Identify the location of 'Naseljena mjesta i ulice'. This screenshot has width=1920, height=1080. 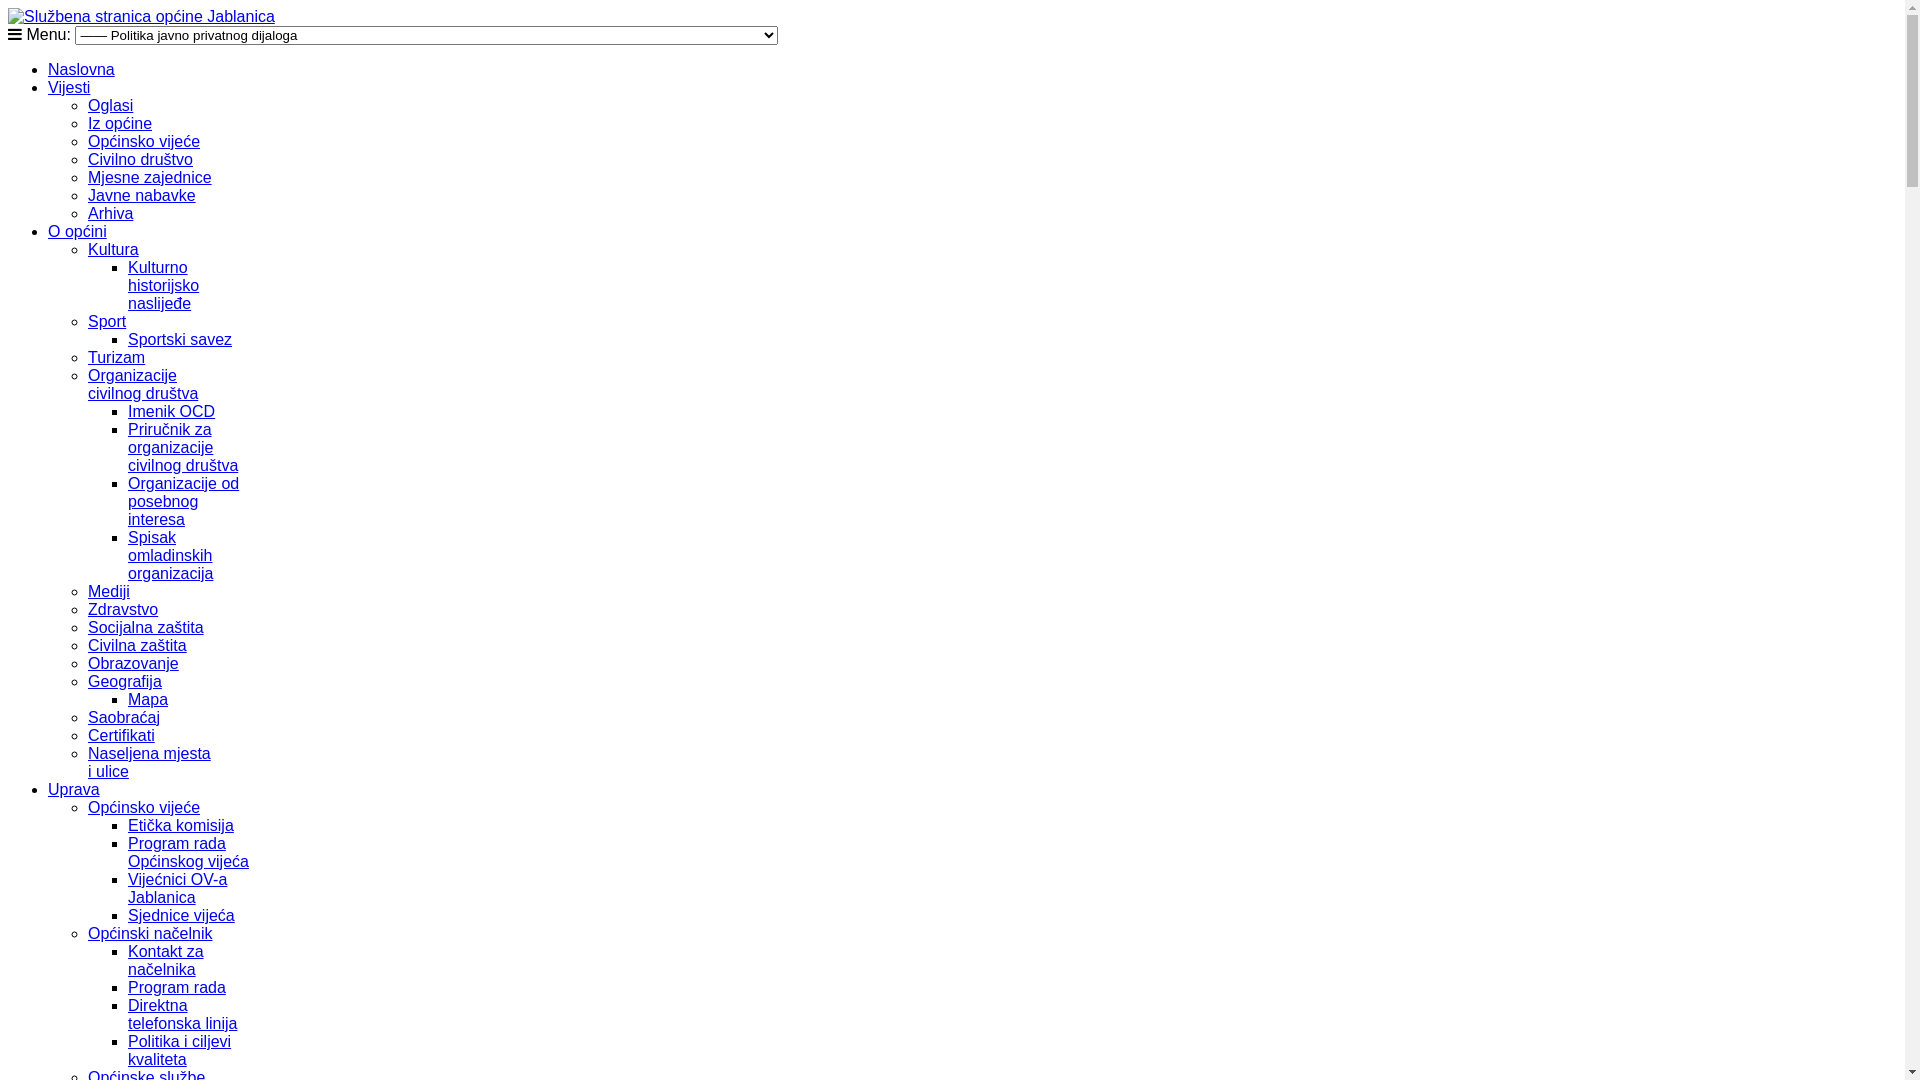
(148, 762).